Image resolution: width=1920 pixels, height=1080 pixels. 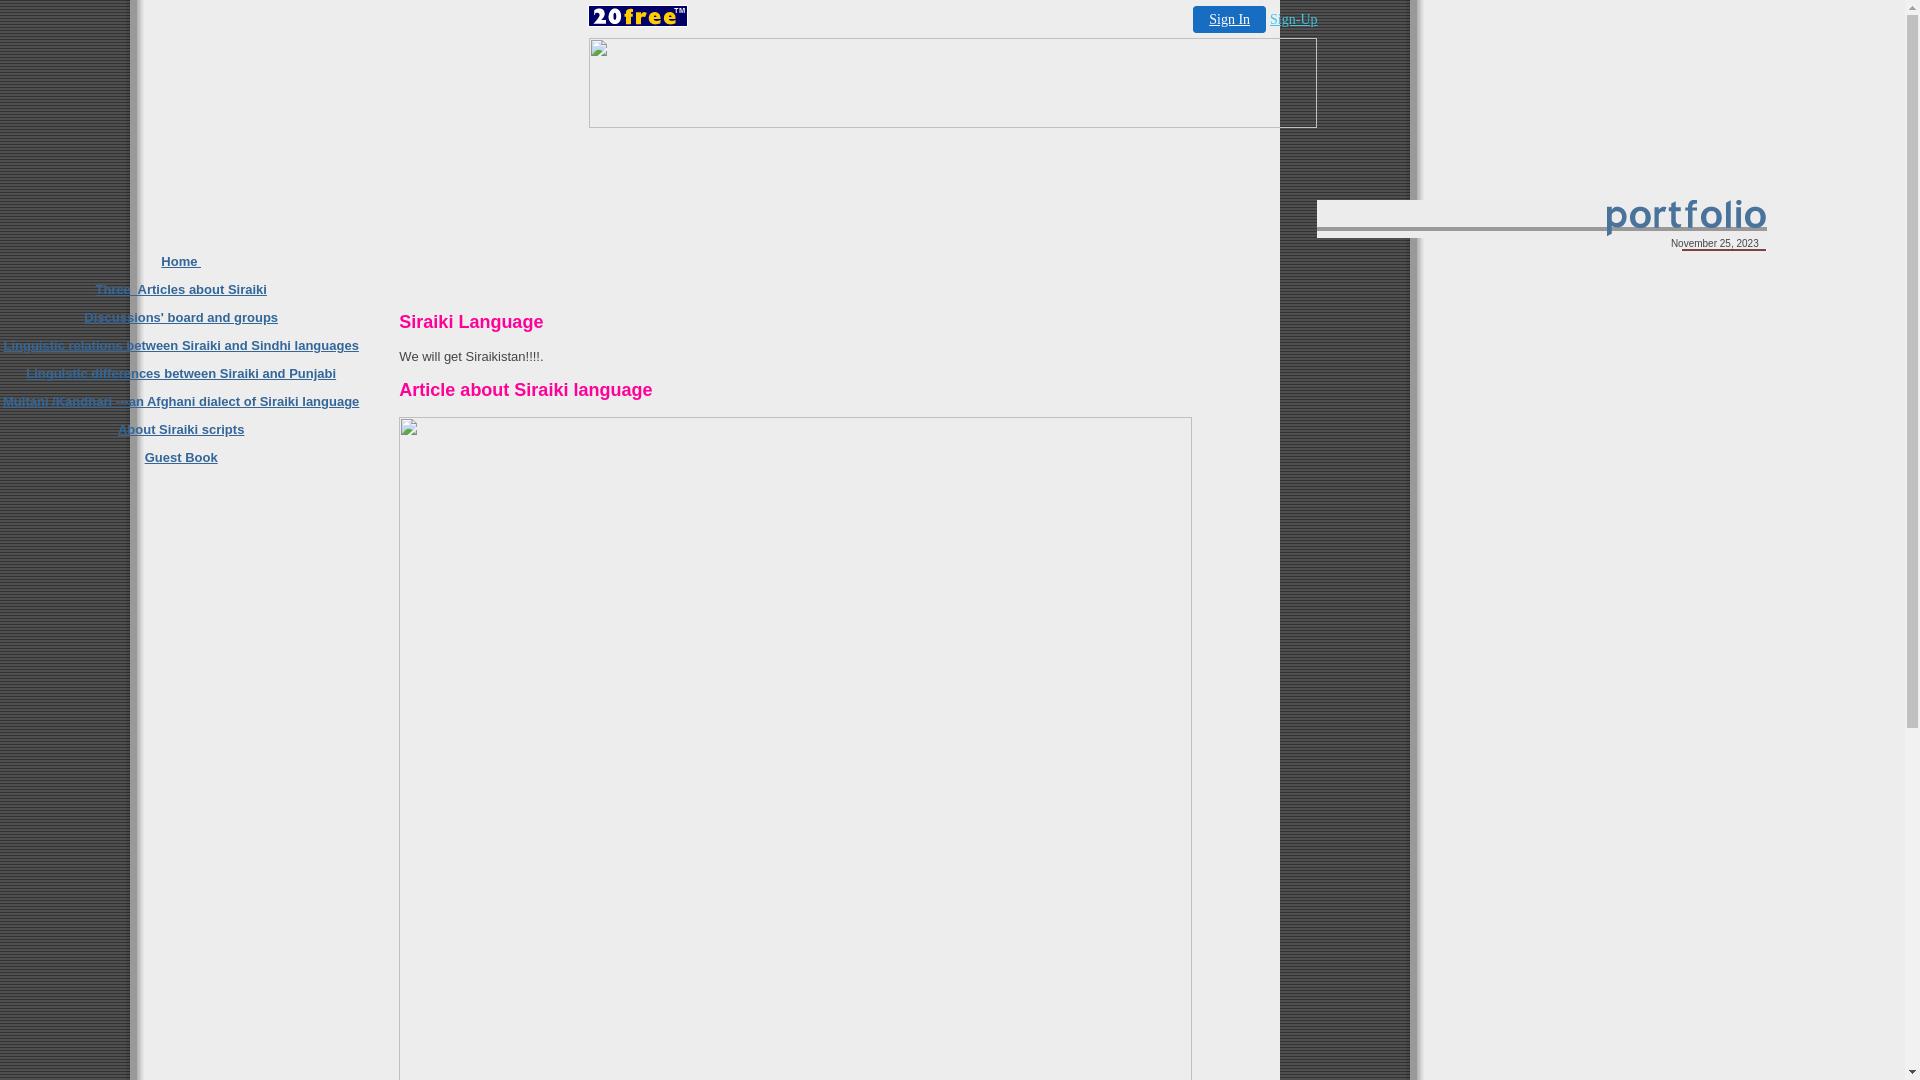 What do you see at coordinates (181, 373) in the screenshot?
I see `'Linguistic differences between Siraiki and Punjabi'` at bounding box center [181, 373].